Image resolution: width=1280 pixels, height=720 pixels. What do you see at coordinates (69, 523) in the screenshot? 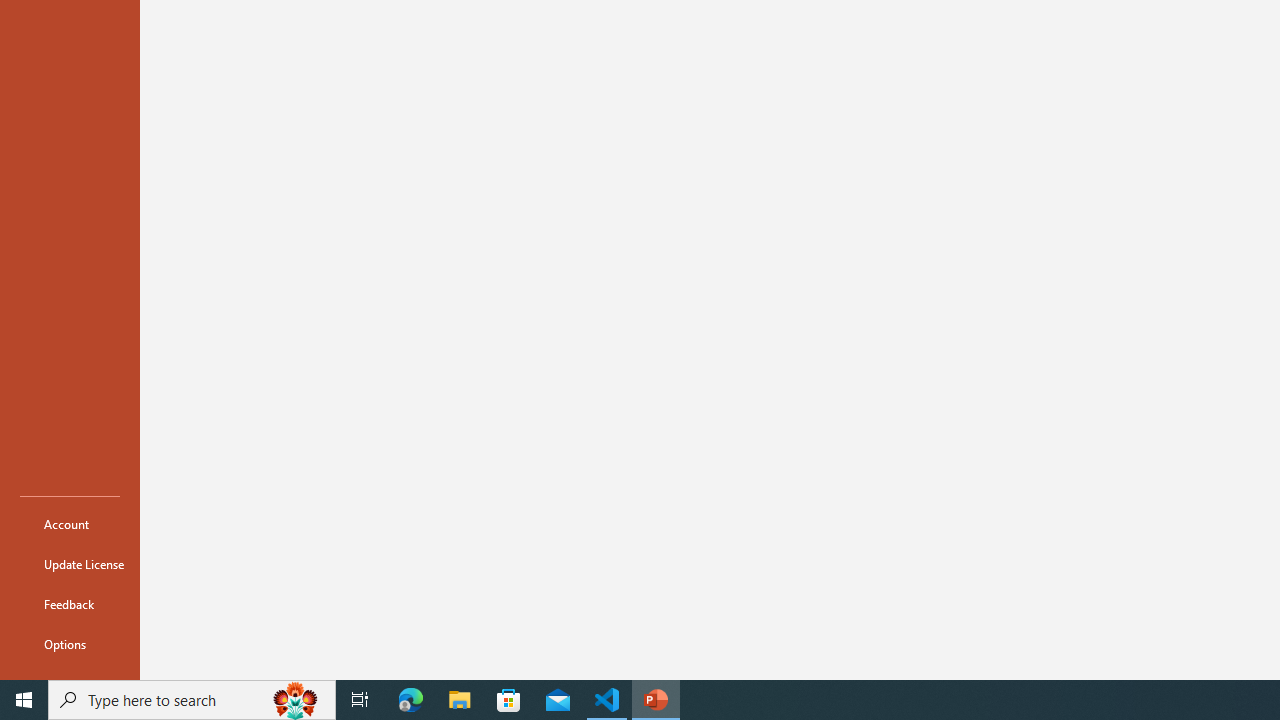
I see `'Account'` at bounding box center [69, 523].